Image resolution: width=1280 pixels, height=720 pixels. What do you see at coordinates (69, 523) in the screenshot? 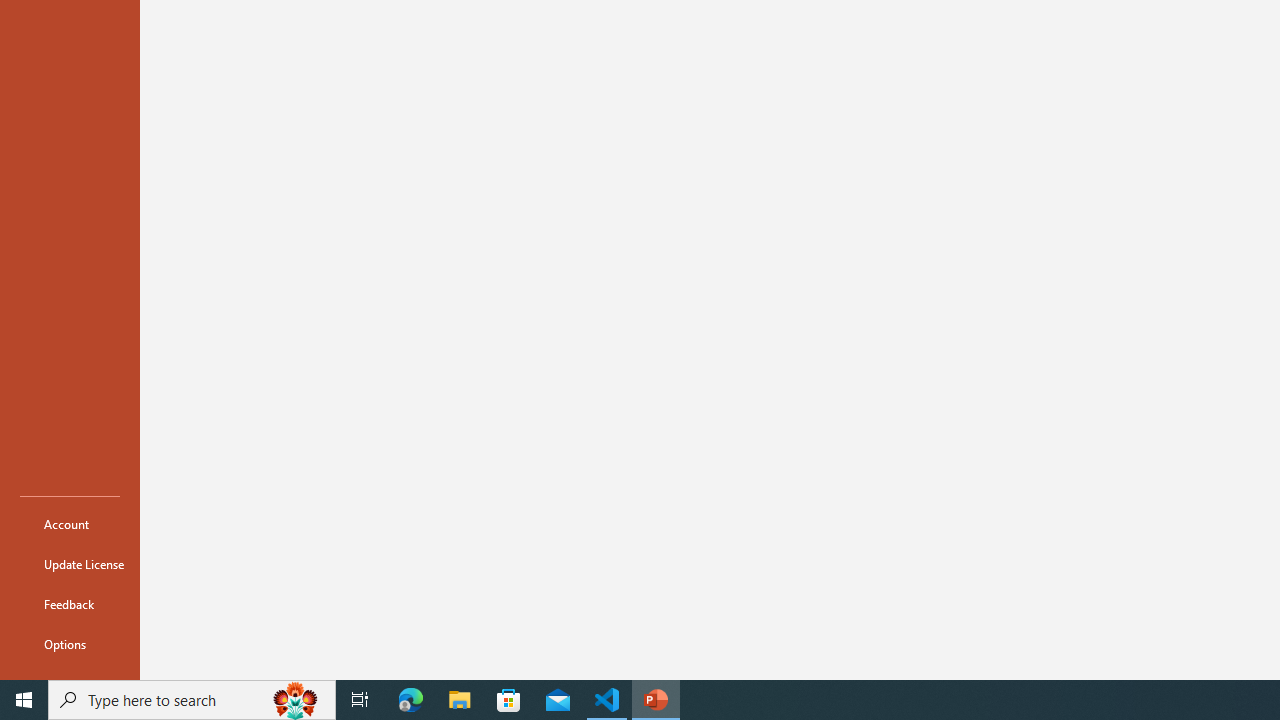
I see `'Account'` at bounding box center [69, 523].